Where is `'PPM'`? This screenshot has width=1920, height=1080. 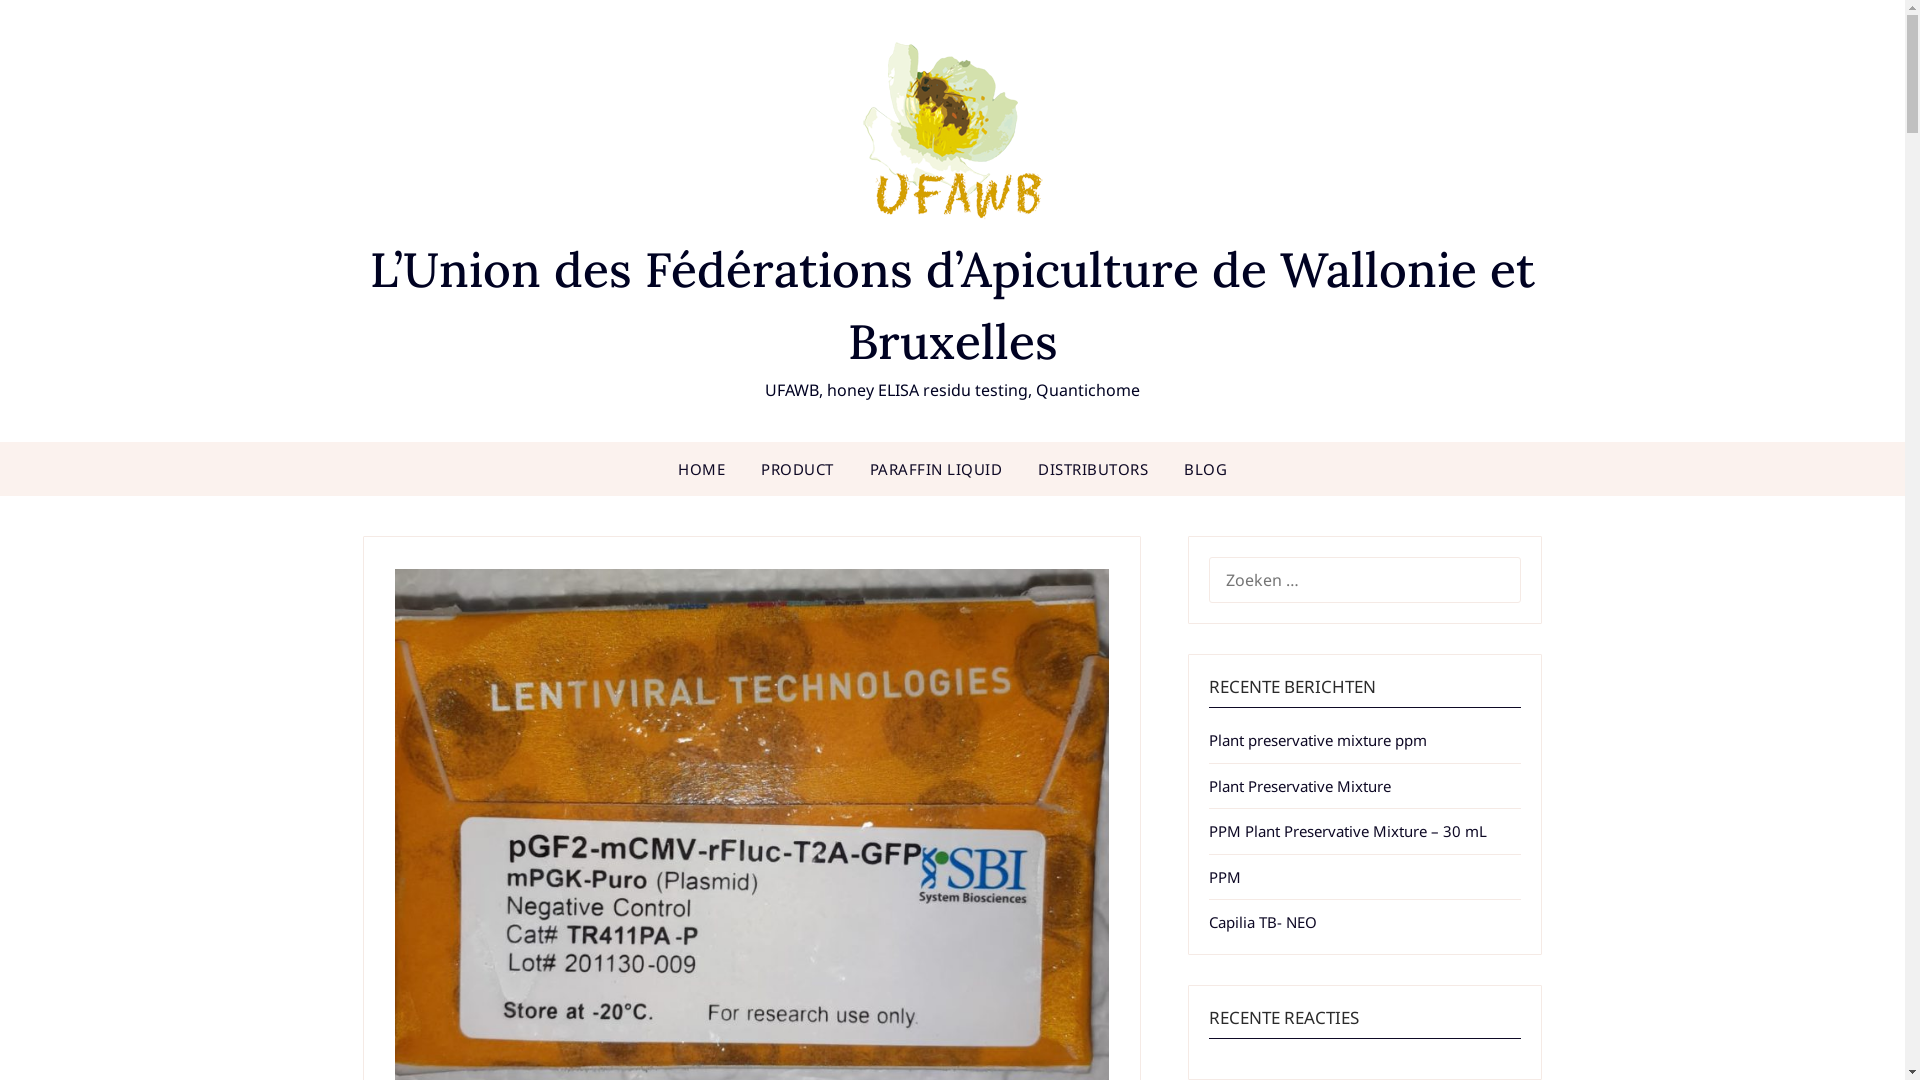
'PPM' is located at coordinates (1223, 875).